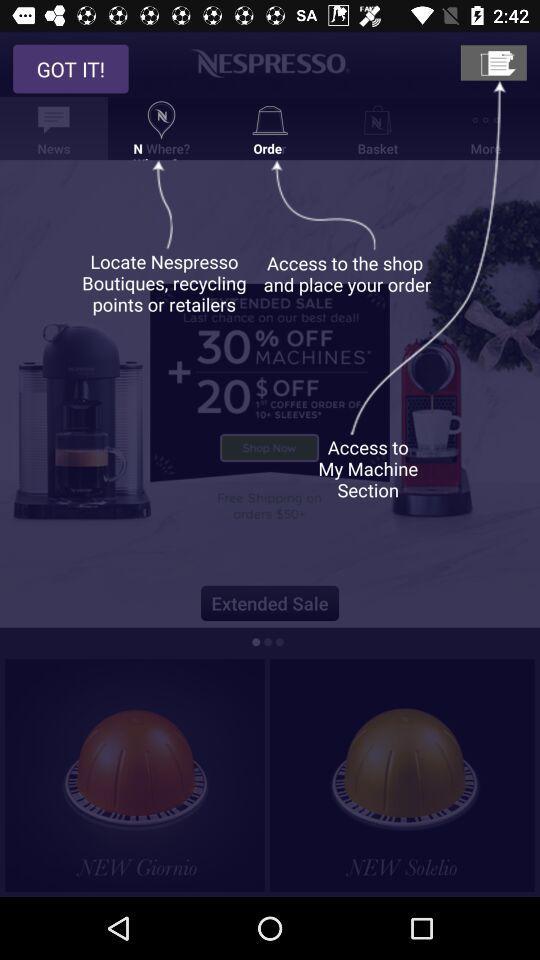 The image size is (540, 960). Describe the element at coordinates (492, 62) in the screenshot. I see `open new section` at that location.